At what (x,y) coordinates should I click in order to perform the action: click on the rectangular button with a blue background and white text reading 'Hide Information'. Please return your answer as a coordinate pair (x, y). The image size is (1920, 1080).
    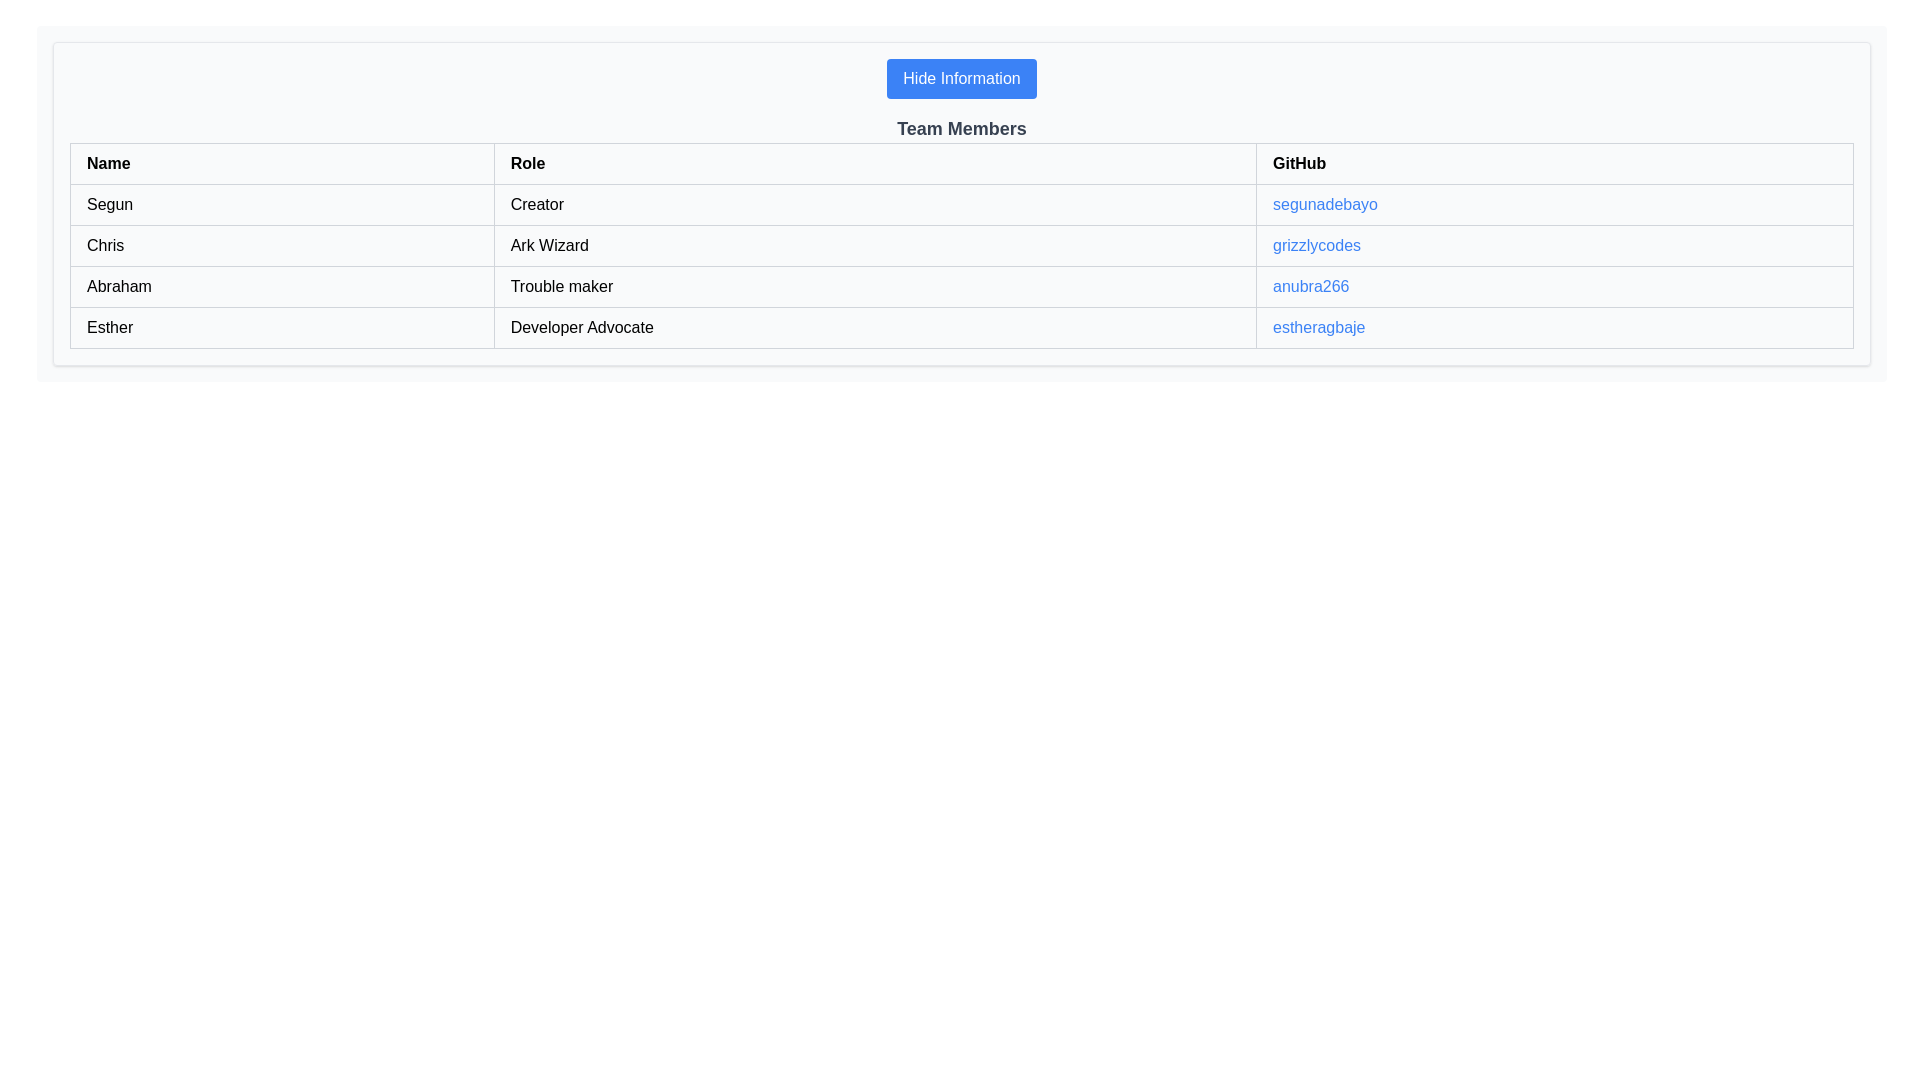
    Looking at the image, I should click on (961, 77).